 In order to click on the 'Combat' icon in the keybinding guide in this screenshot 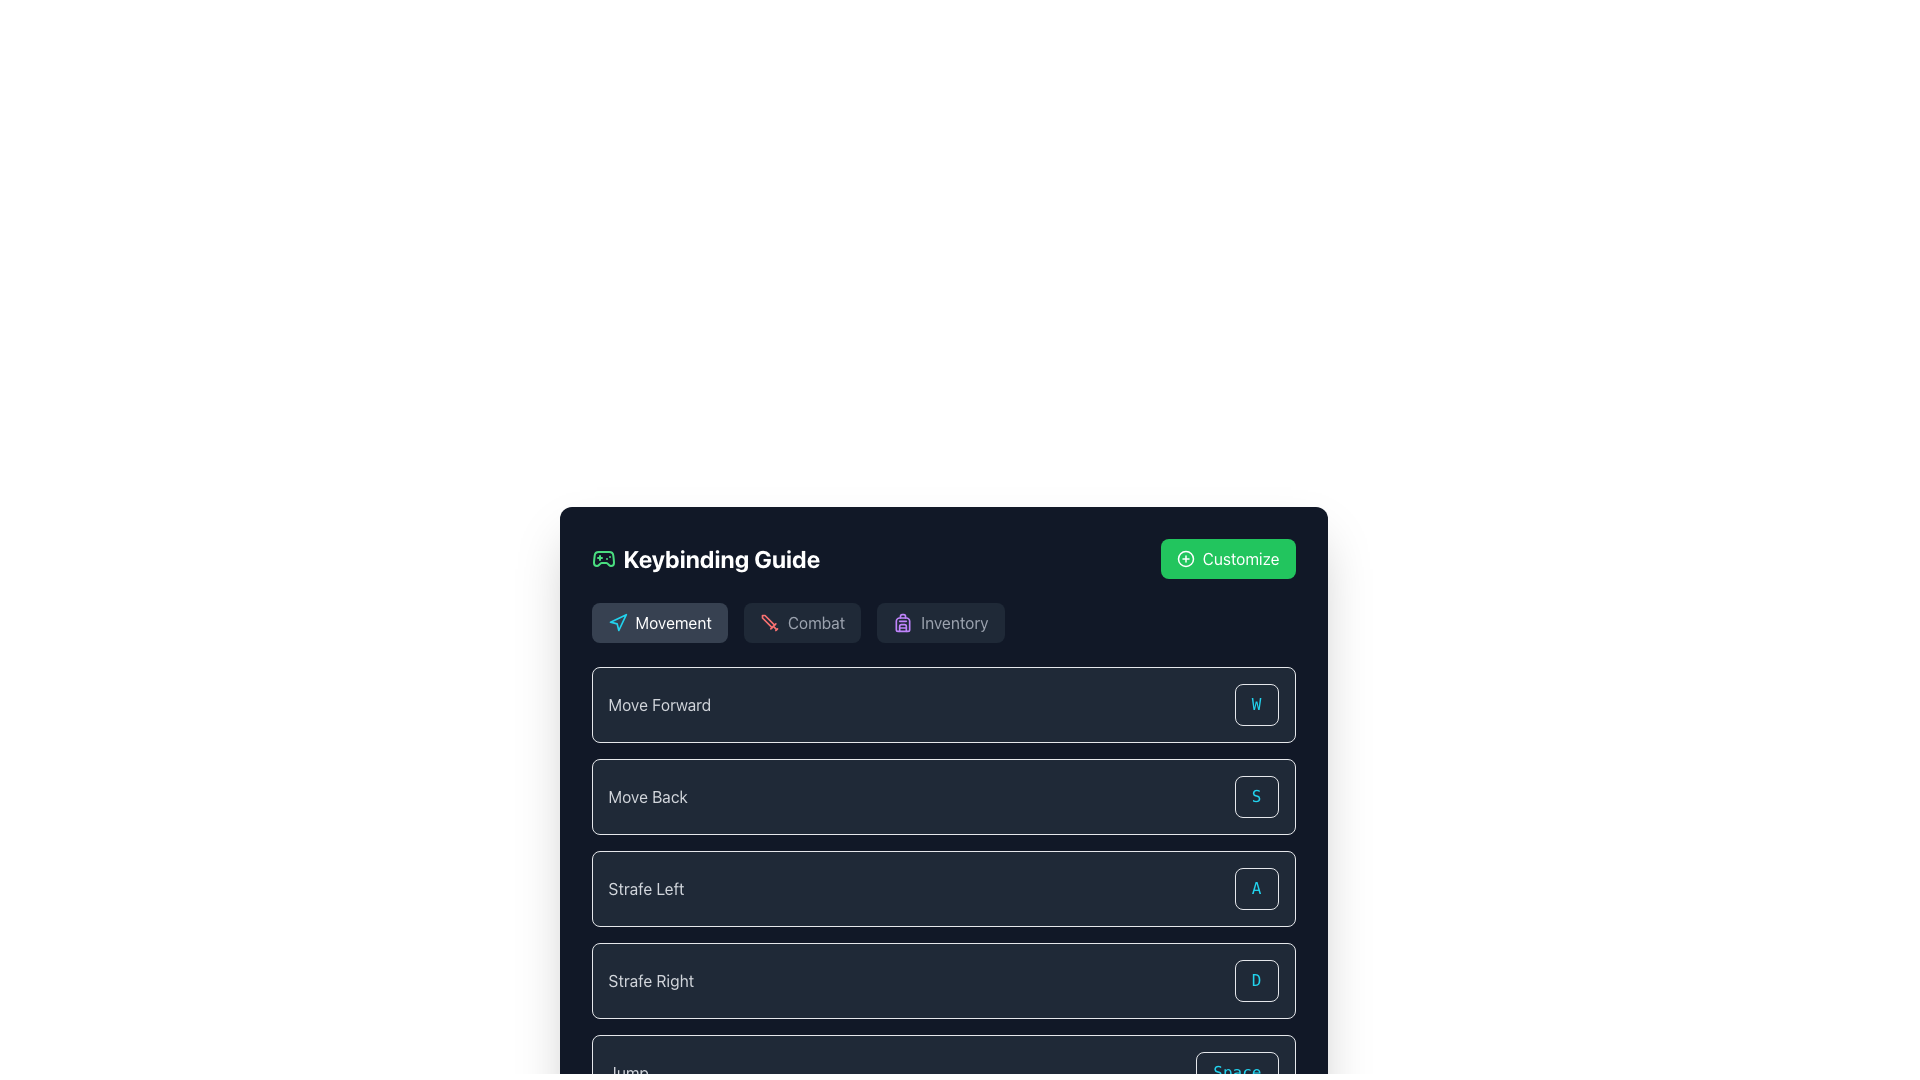, I will do `click(768, 622)`.